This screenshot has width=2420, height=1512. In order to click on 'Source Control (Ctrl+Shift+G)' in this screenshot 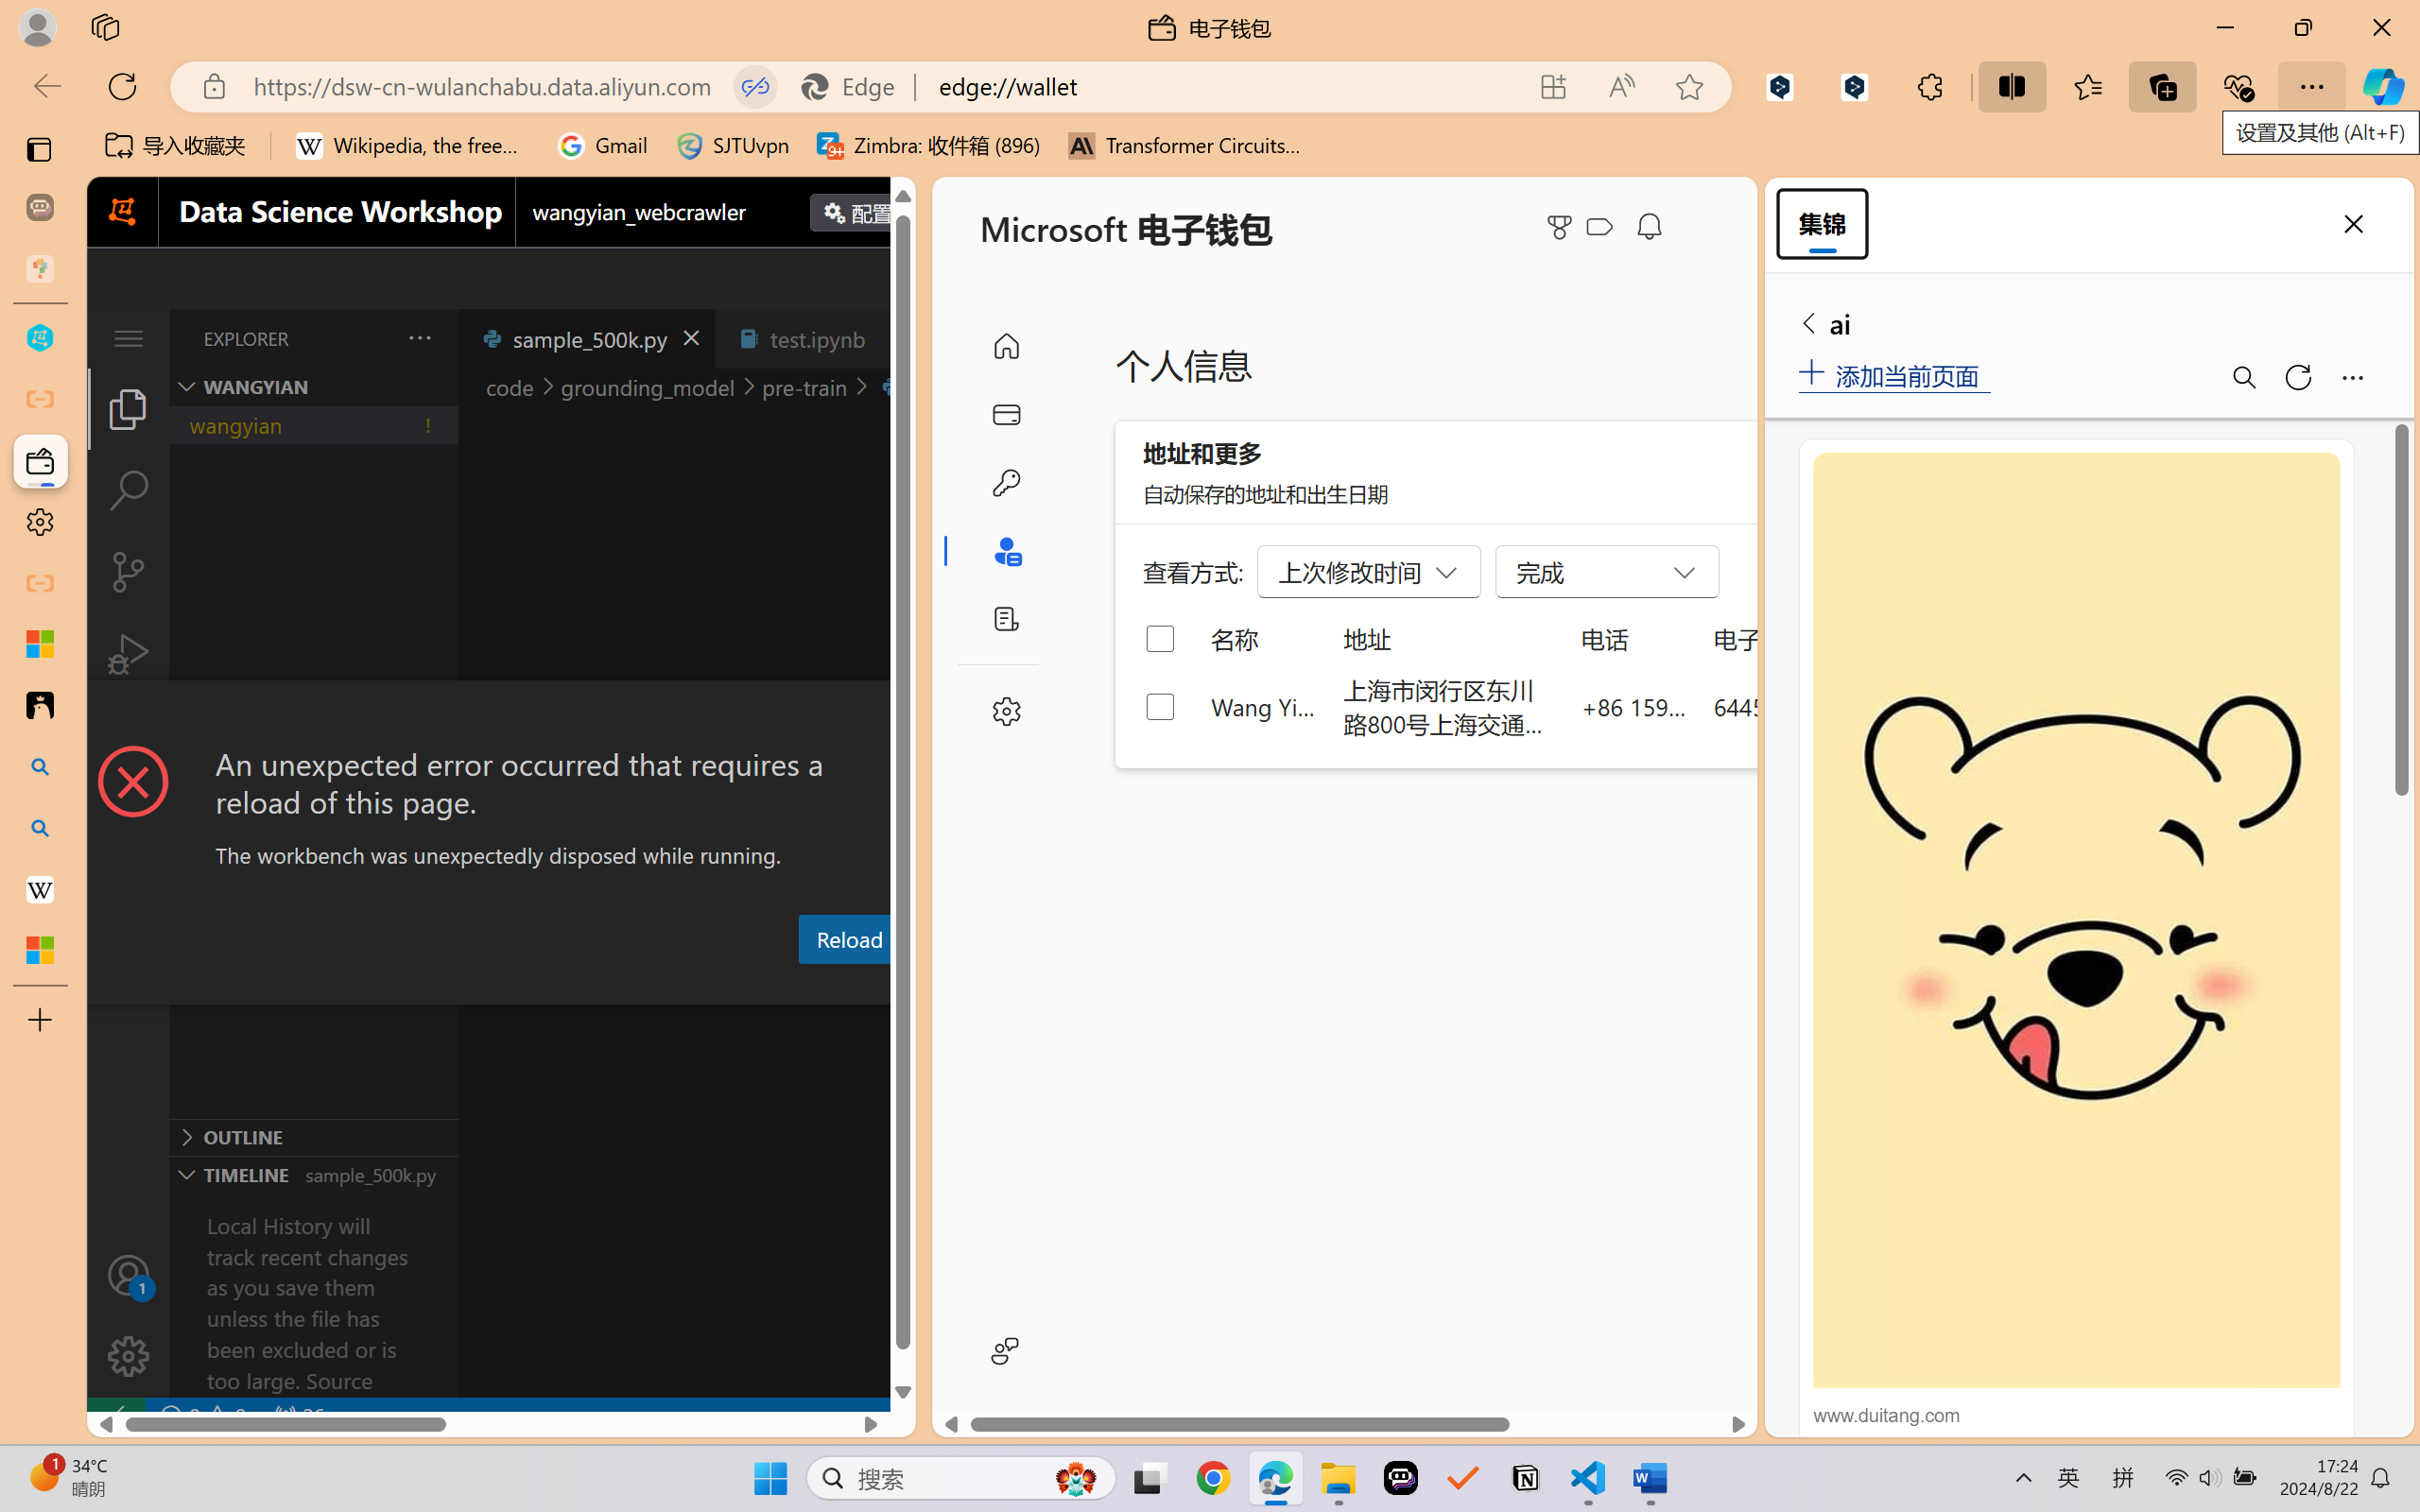, I will do `click(127, 572)`.